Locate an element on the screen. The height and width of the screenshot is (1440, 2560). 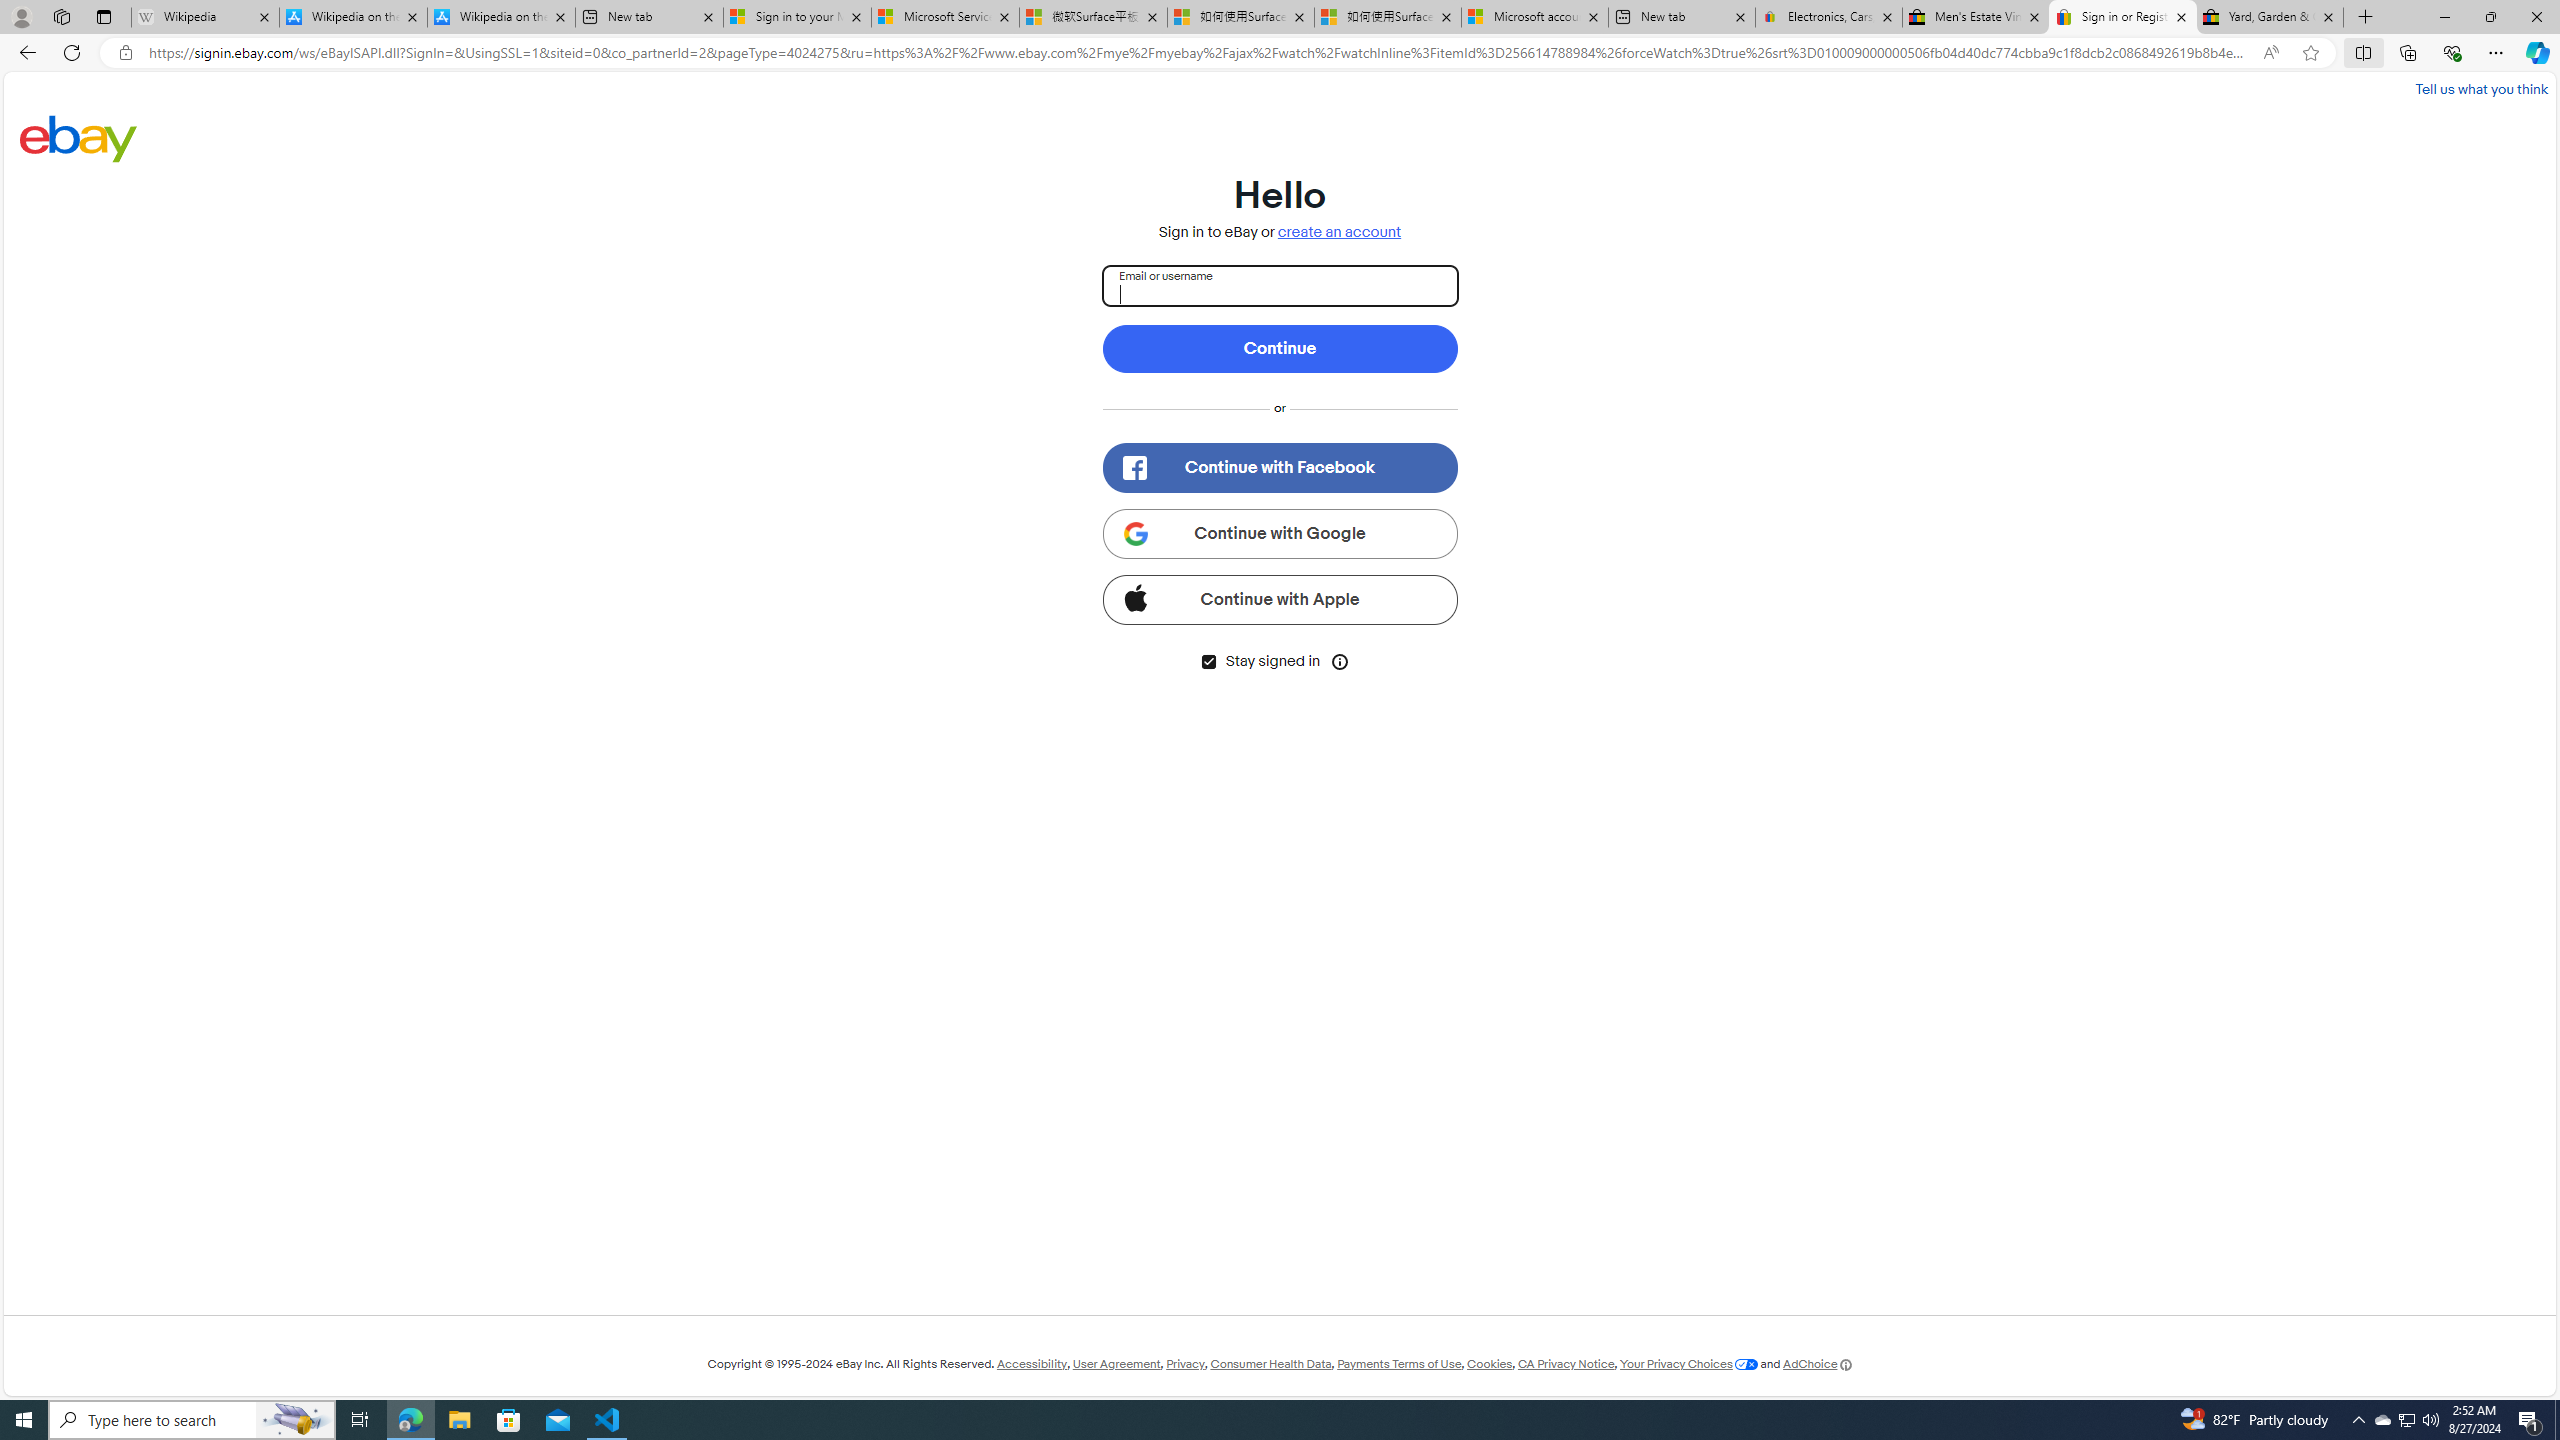
'Stay signed in' is located at coordinates (1207, 660).